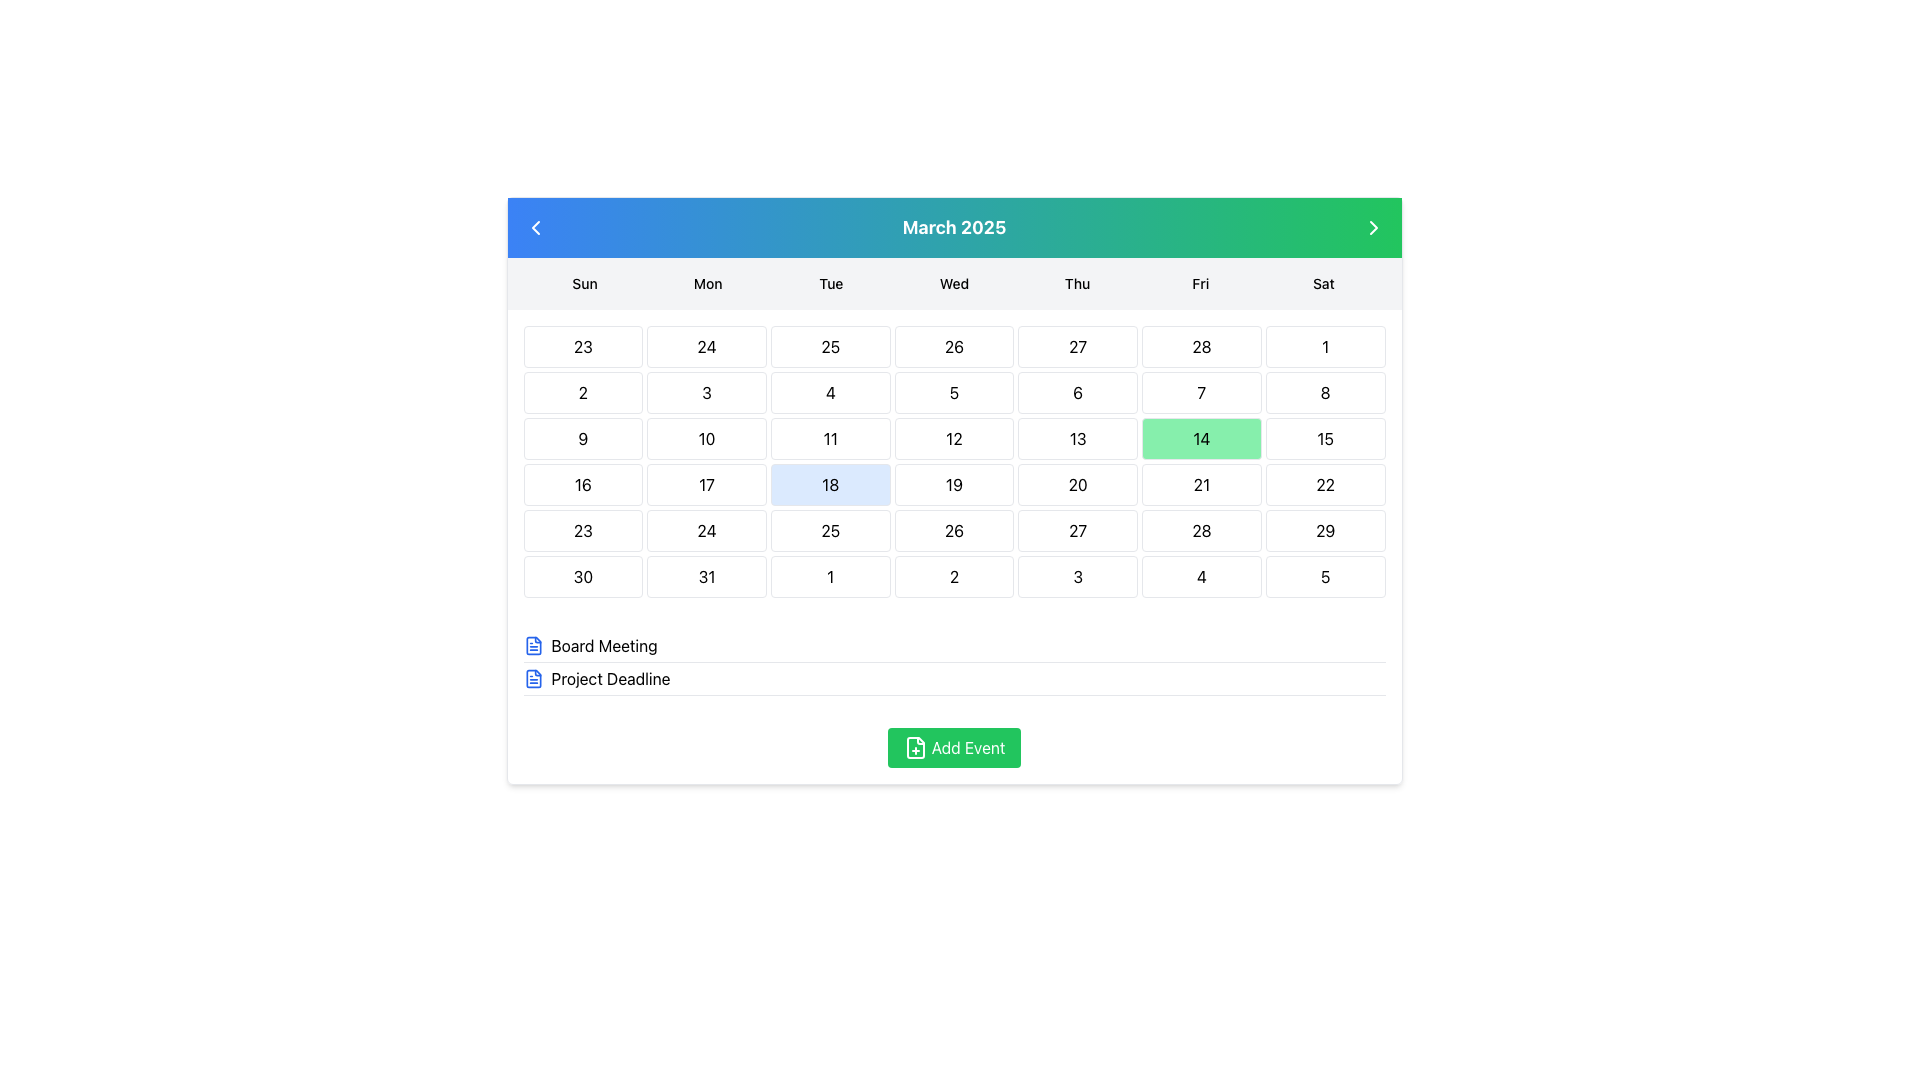 The height and width of the screenshot is (1080, 1920). Describe the element at coordinates (582, 393) in the screenshot. I see `the calendar date cell displaying the number '2', located in the second row and first column of the calendar grid` at that location.